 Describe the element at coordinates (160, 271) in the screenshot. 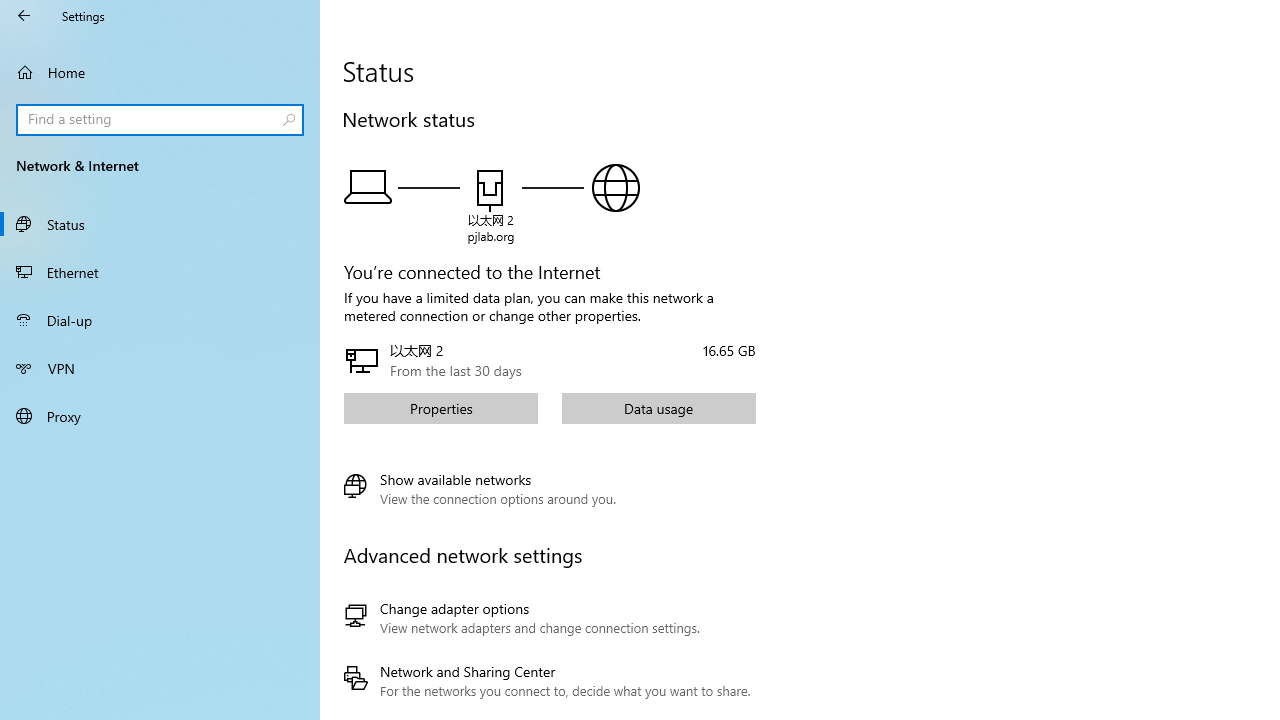

I see `'Ethernet'` at that location.